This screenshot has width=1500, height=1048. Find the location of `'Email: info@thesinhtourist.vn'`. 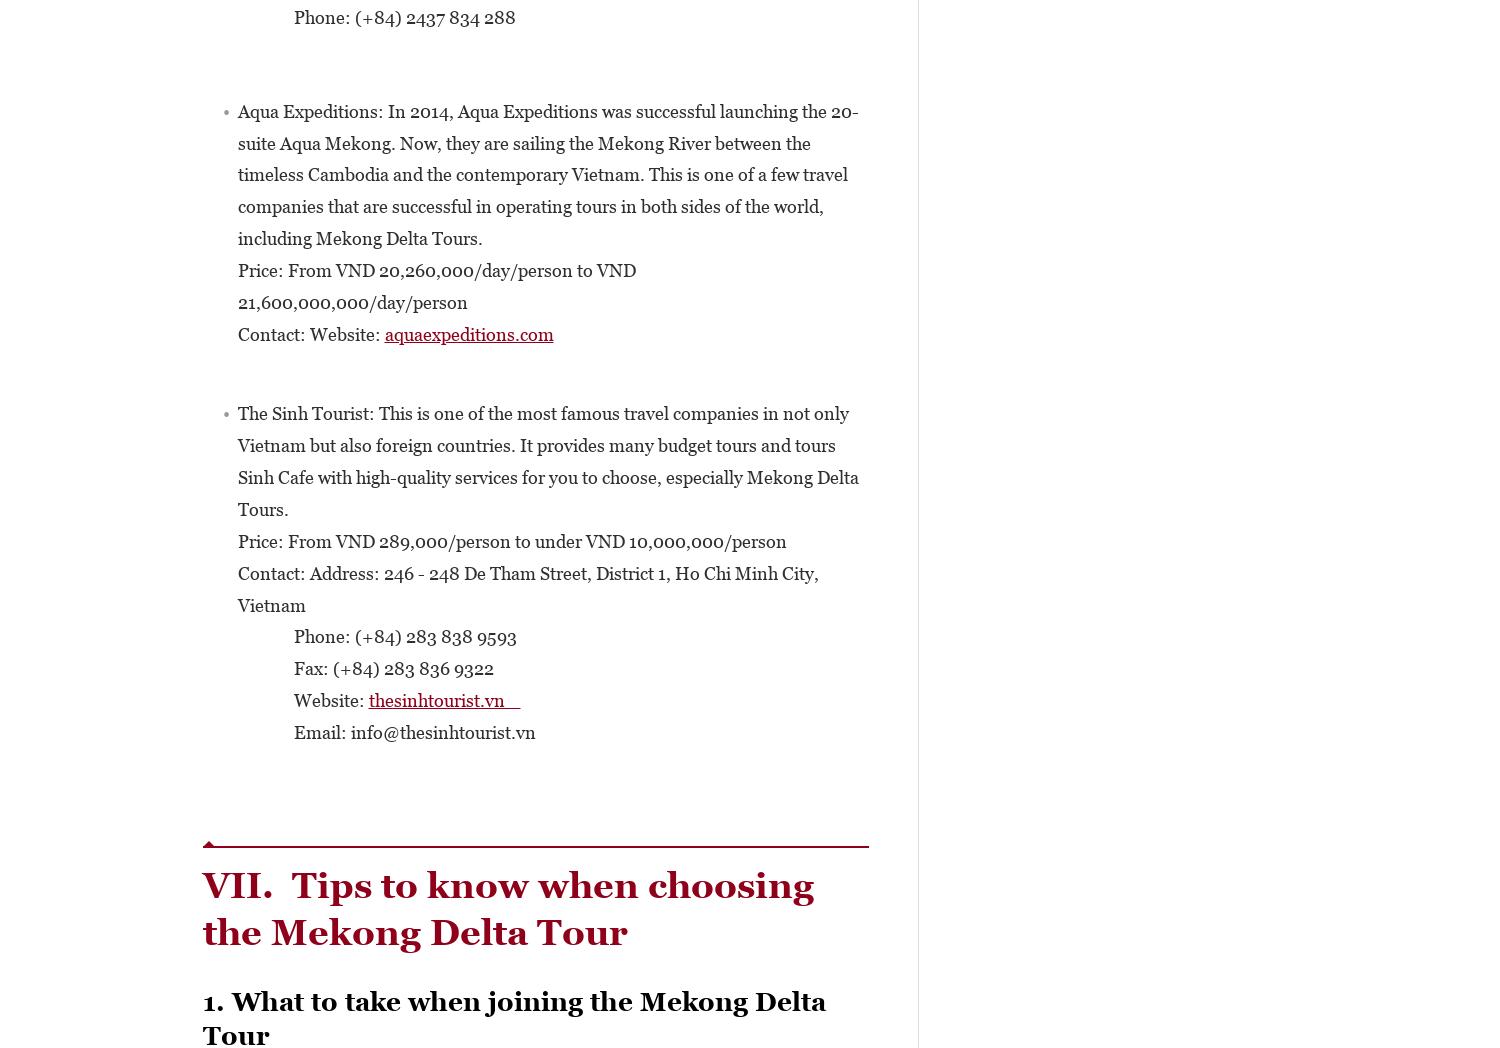

'Email: info@thesinhtourist.vn' is located at coordinates (385, 731).